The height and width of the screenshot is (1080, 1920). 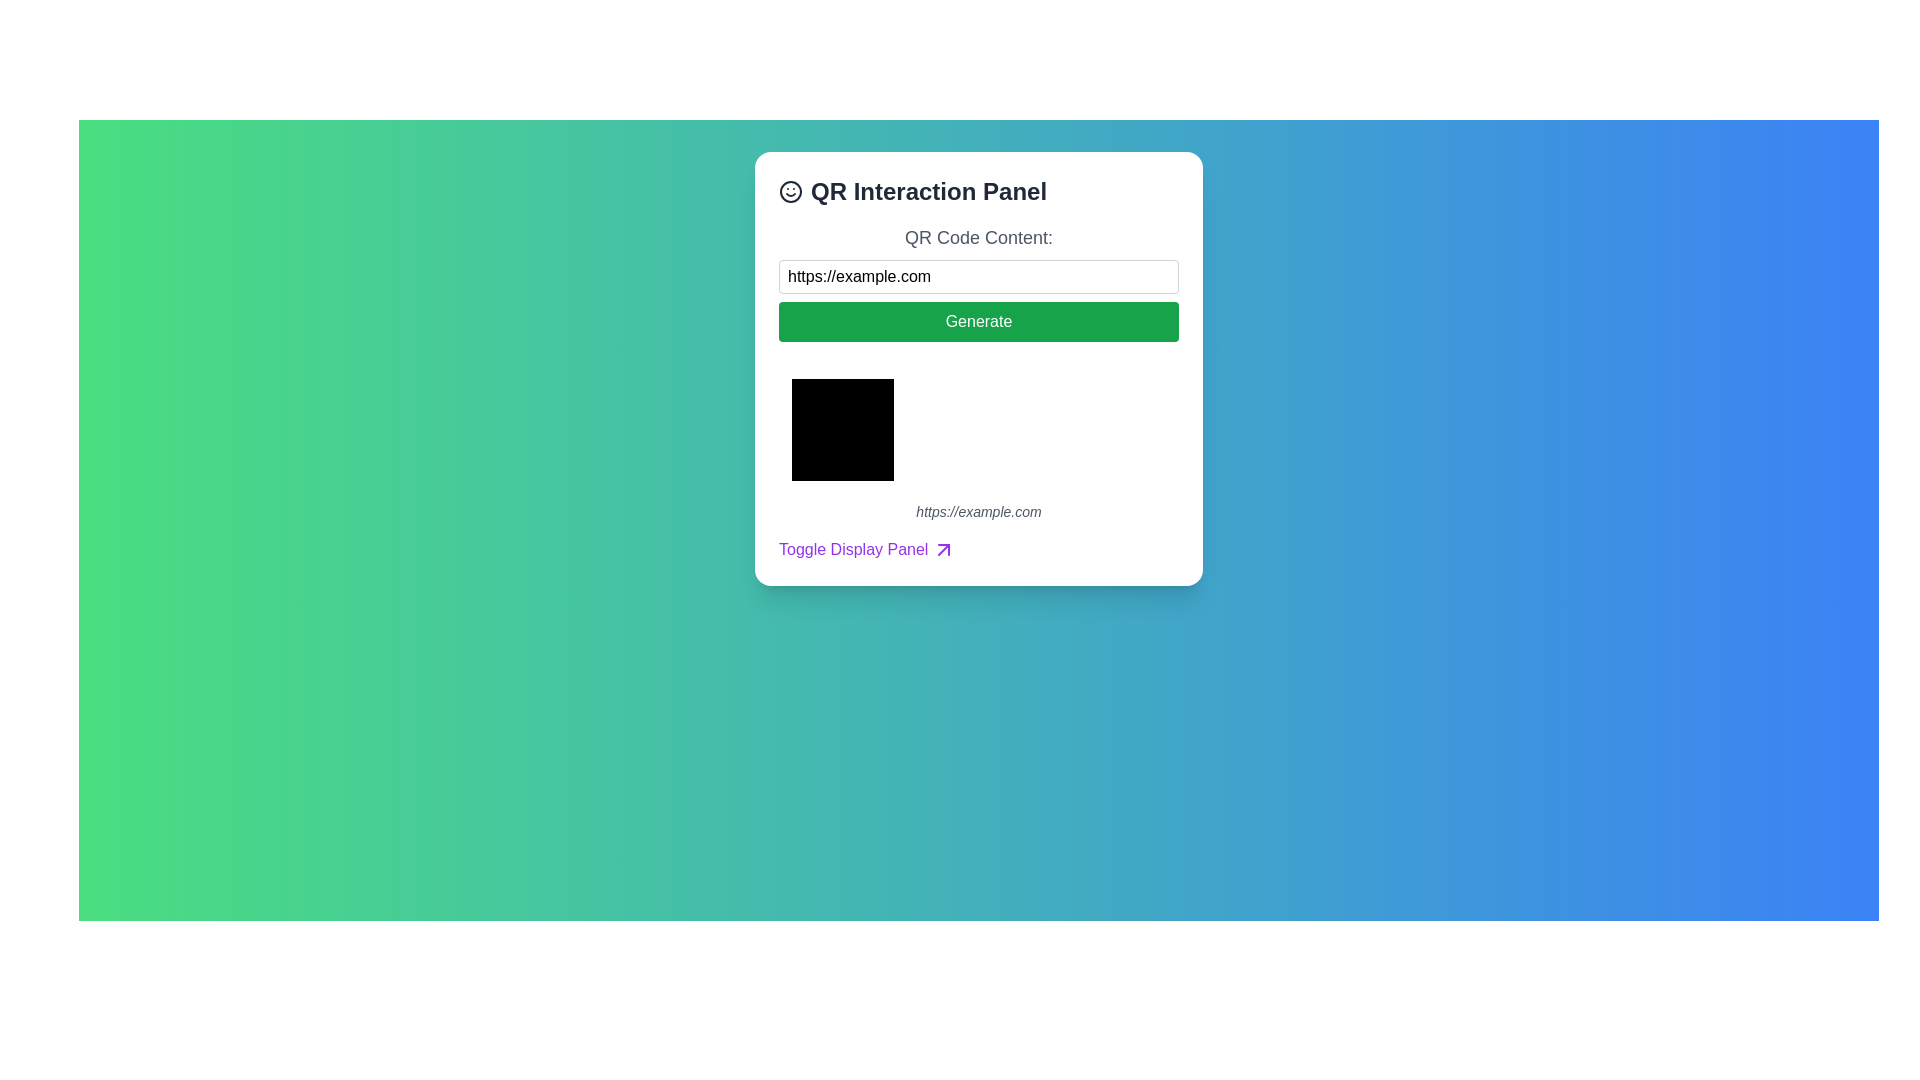 What do you see at coordinates (943, 550) in the screenshot?
I see `the icon that indicates redirection, expansion, or navigation, located to the right of the 'Toggle Display Panel' text in the lower part of the central panel` at bounding box center [943, 550].